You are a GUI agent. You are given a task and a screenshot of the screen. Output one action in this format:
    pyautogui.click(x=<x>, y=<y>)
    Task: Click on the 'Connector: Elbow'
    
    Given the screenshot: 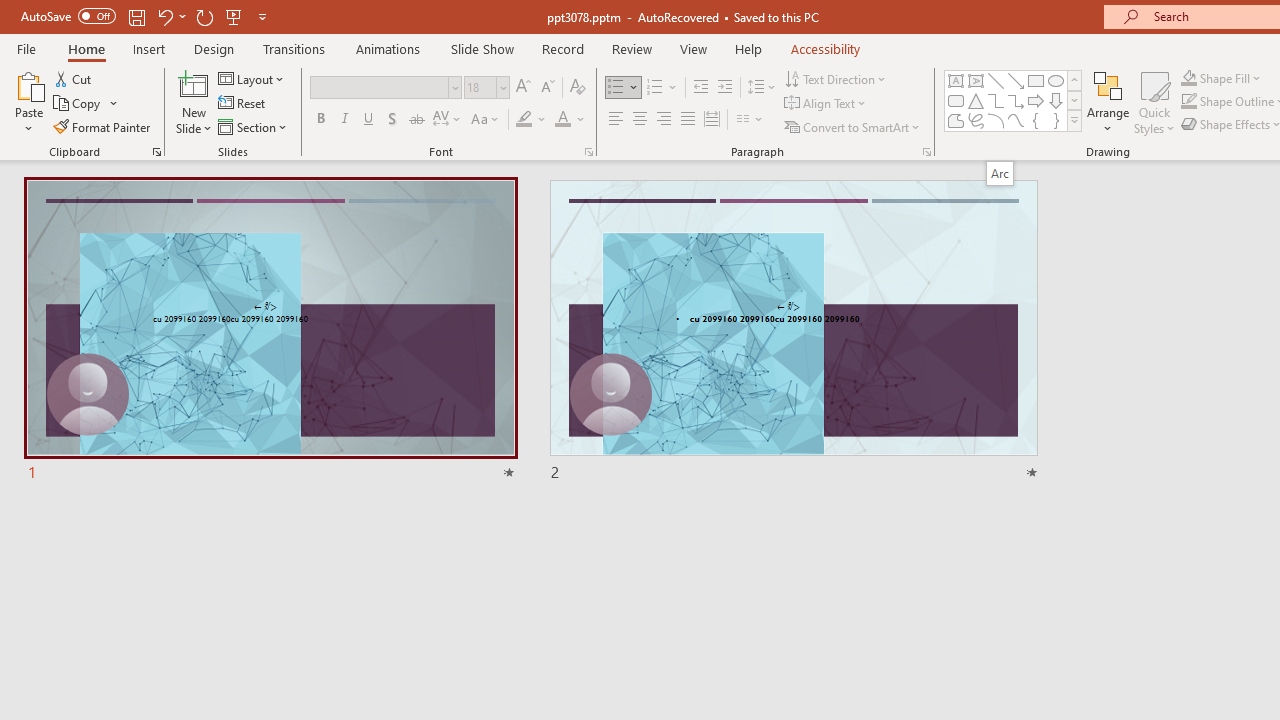 What is the action you would take?
    pyautogui.click(x=995, y=100)
    